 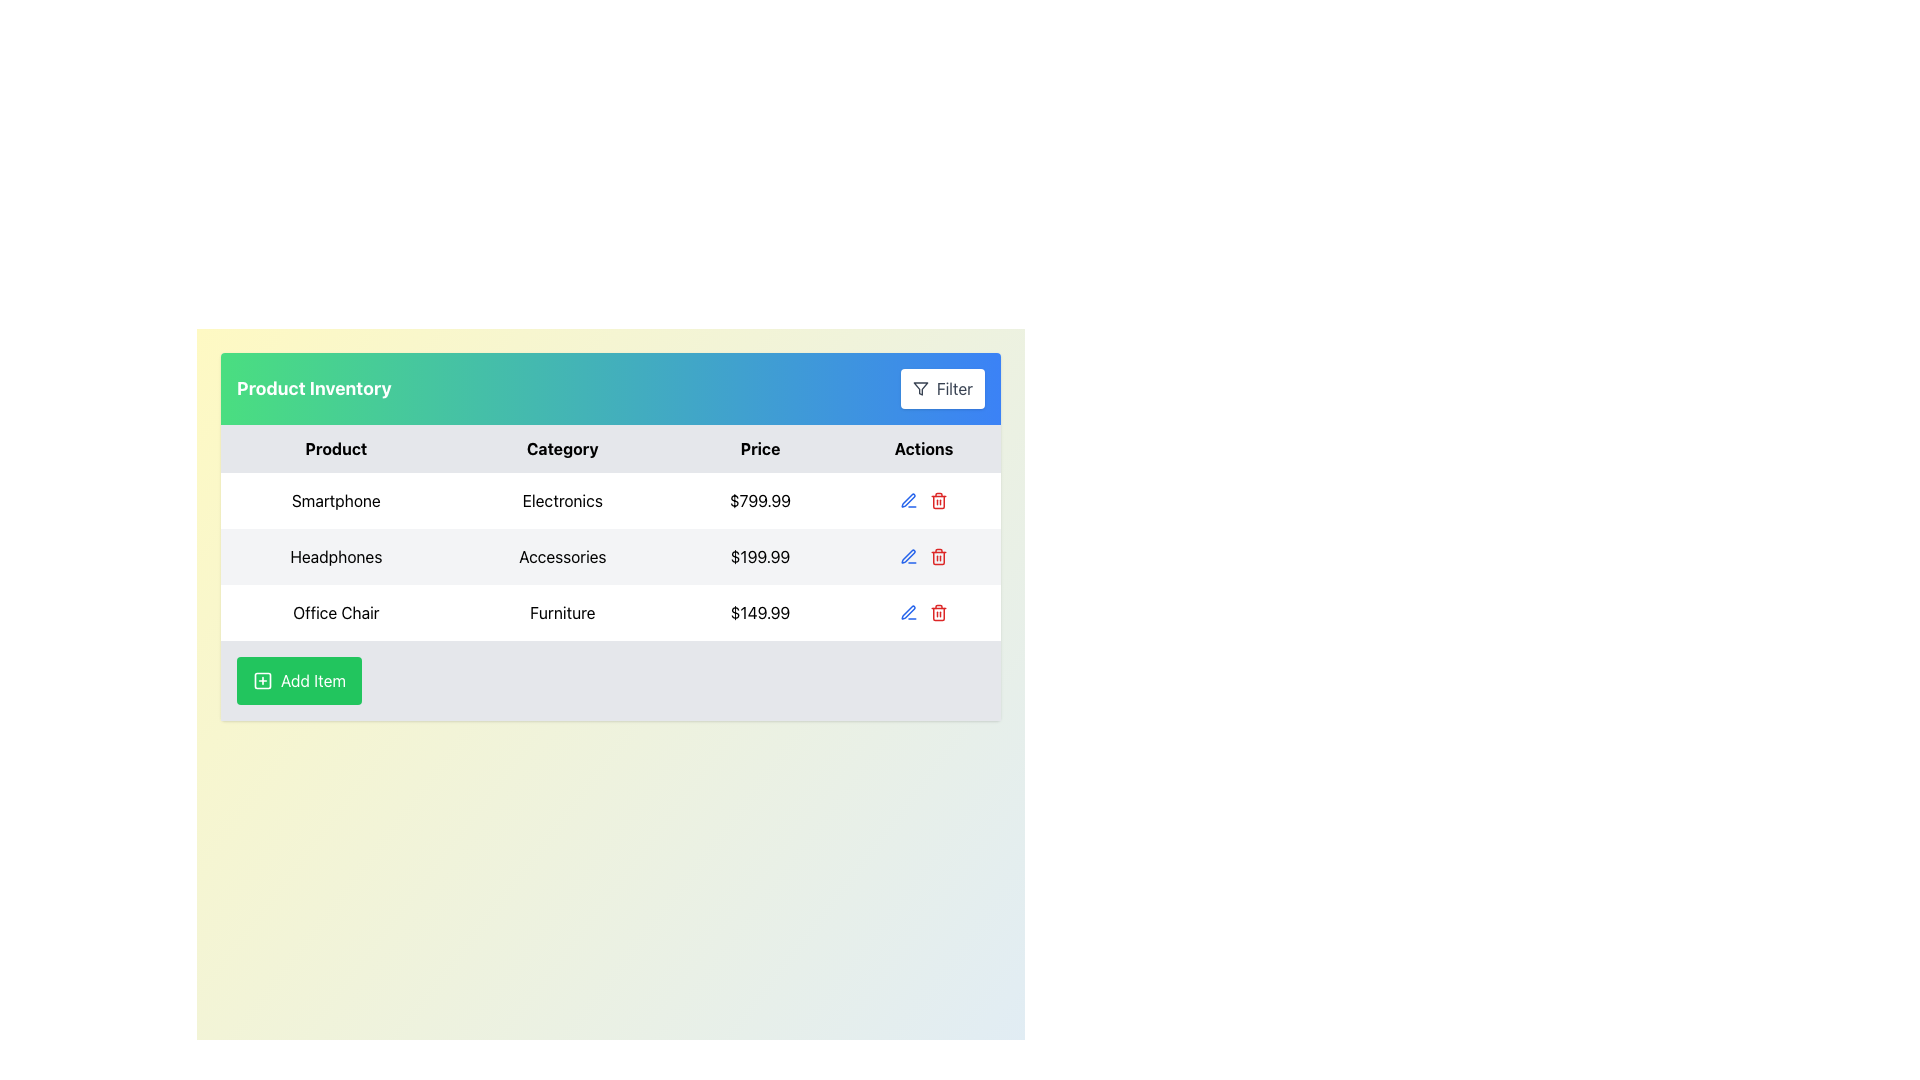 What do you see at coordinates (561, 612) in the screenshot?
I see `the 'Furniture' text label located in the 'Category' column of the third row in the table, which is styled with a simple black sans-serif font on a white background` at bounding box center [561, 612].